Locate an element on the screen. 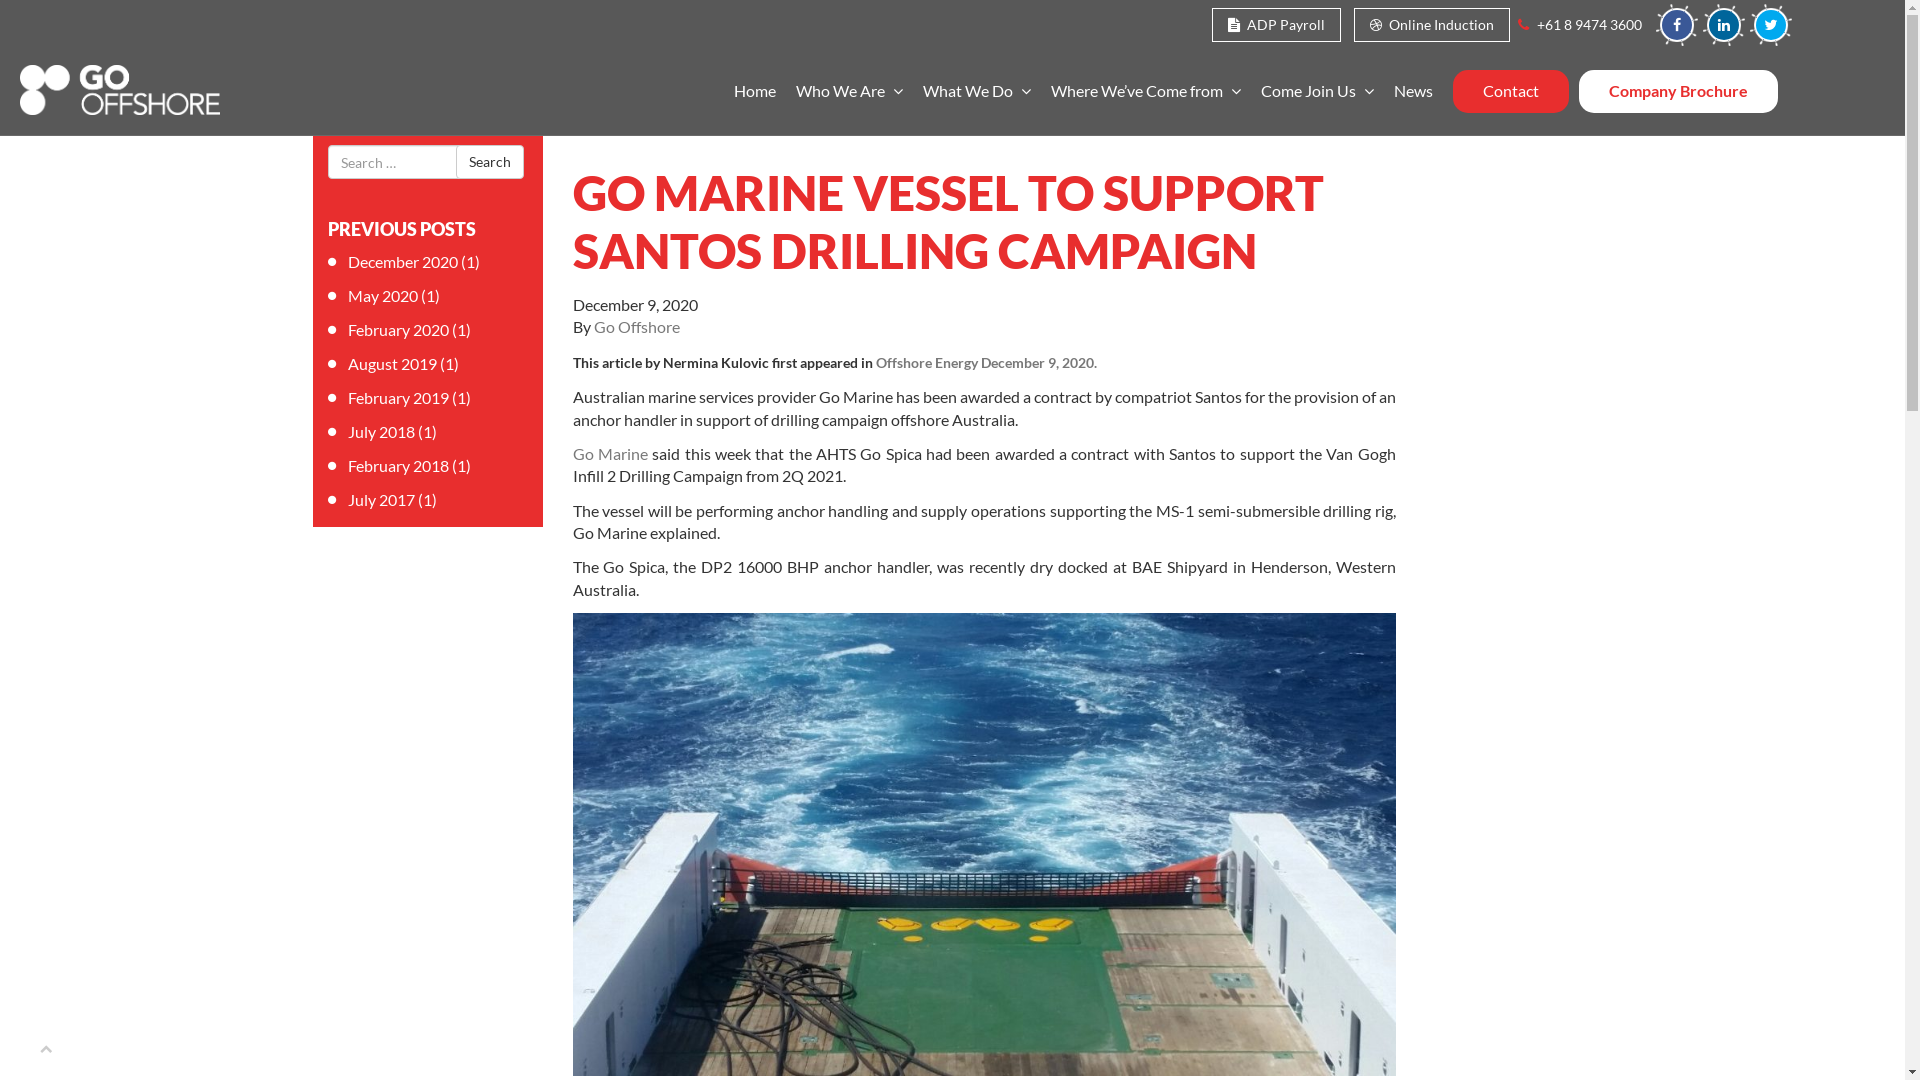 Image resolution: width=1920 pixels, height=1080 pixels. 'Online Induction' is located at coordinates (1430, 24).